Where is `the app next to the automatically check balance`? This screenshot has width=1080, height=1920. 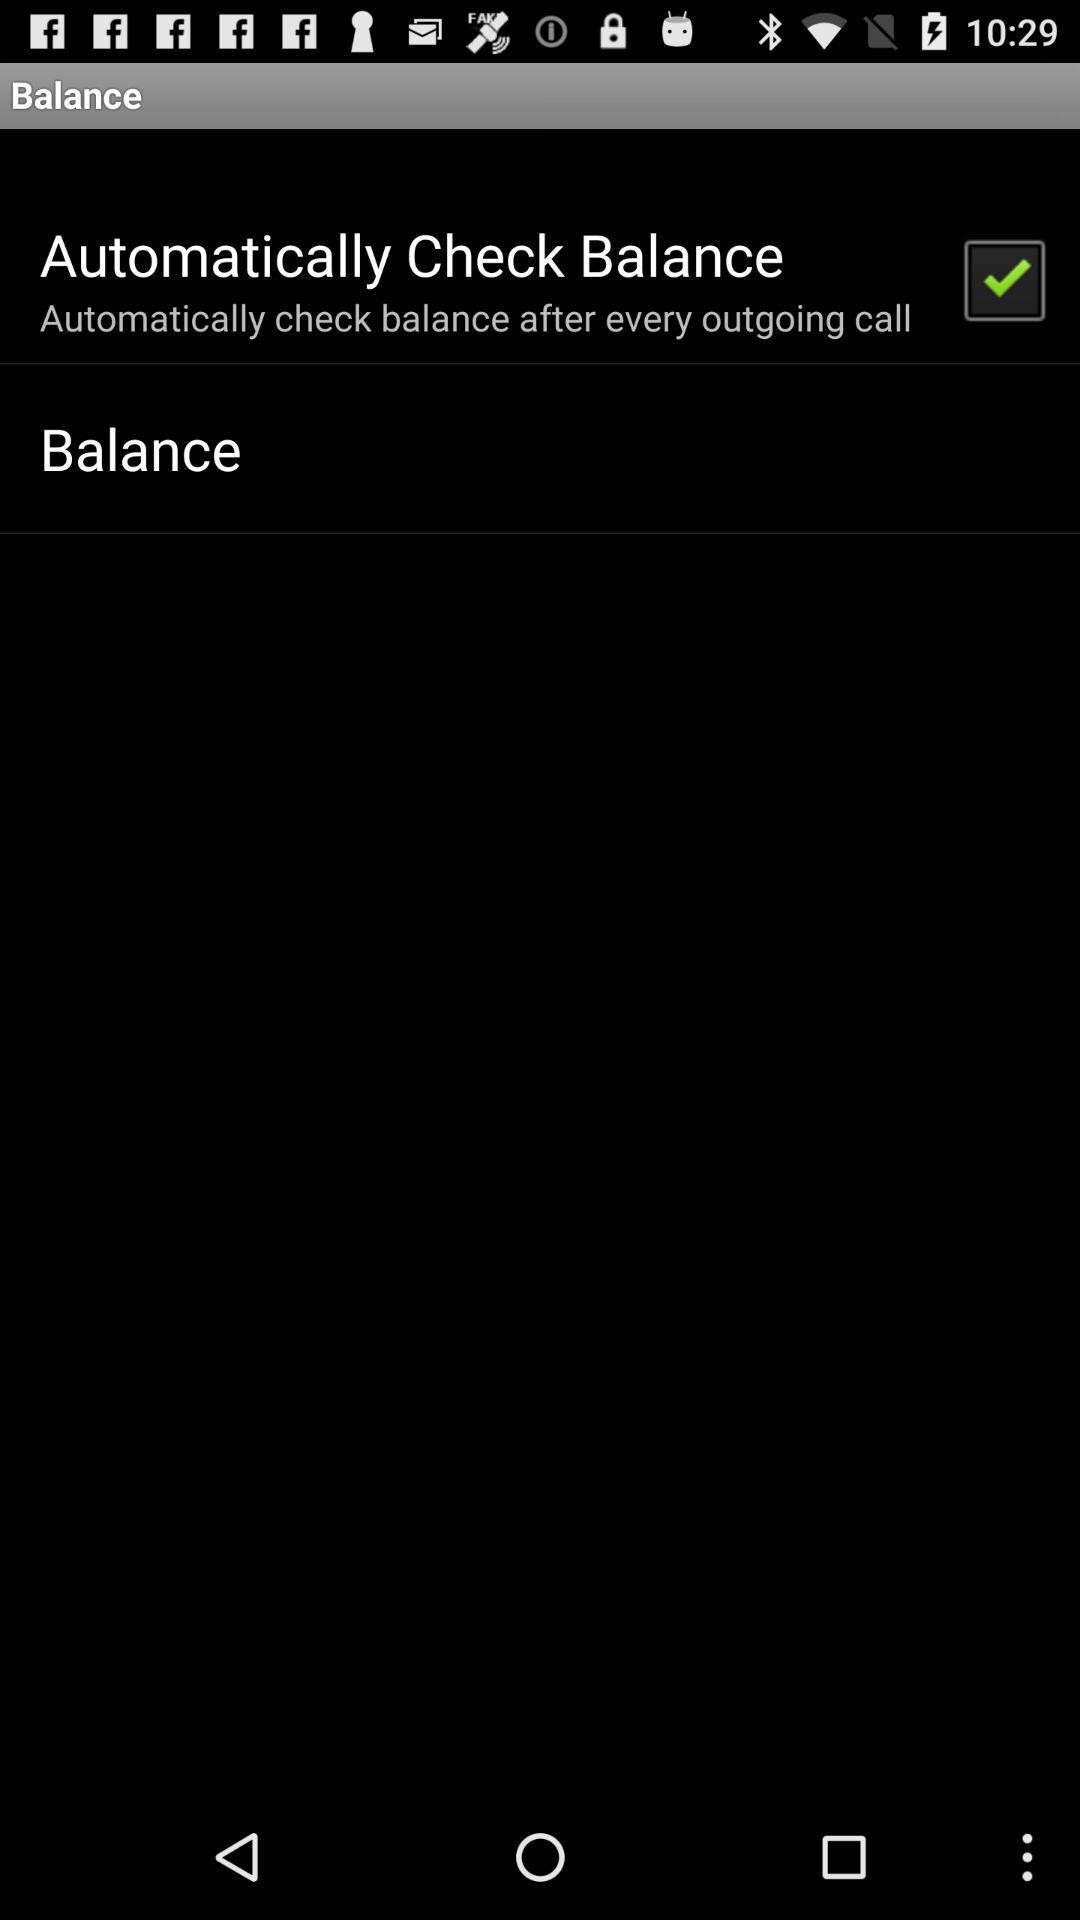 the app next to the automatically check balance is located at coordinates (1003, 277).